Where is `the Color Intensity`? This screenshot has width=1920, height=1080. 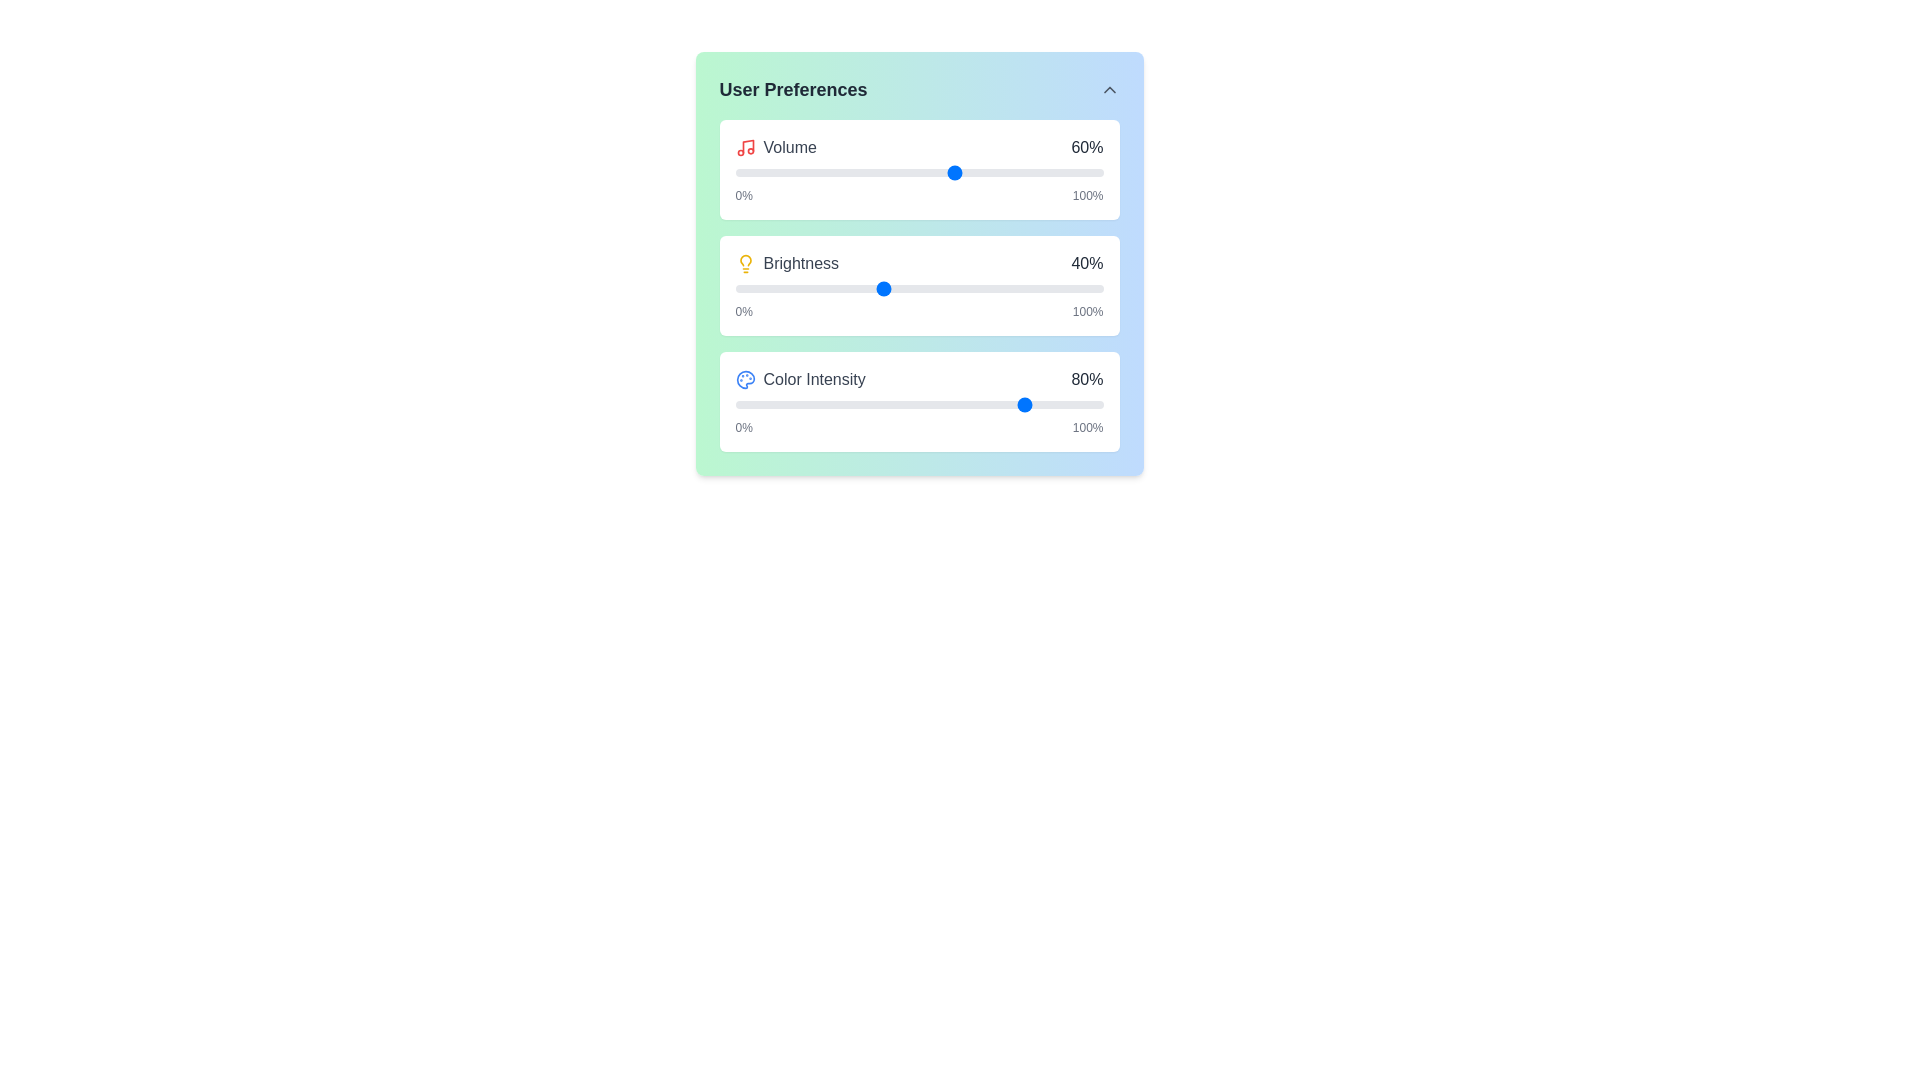 the Color Intensity is located at coordinates (951, 405).